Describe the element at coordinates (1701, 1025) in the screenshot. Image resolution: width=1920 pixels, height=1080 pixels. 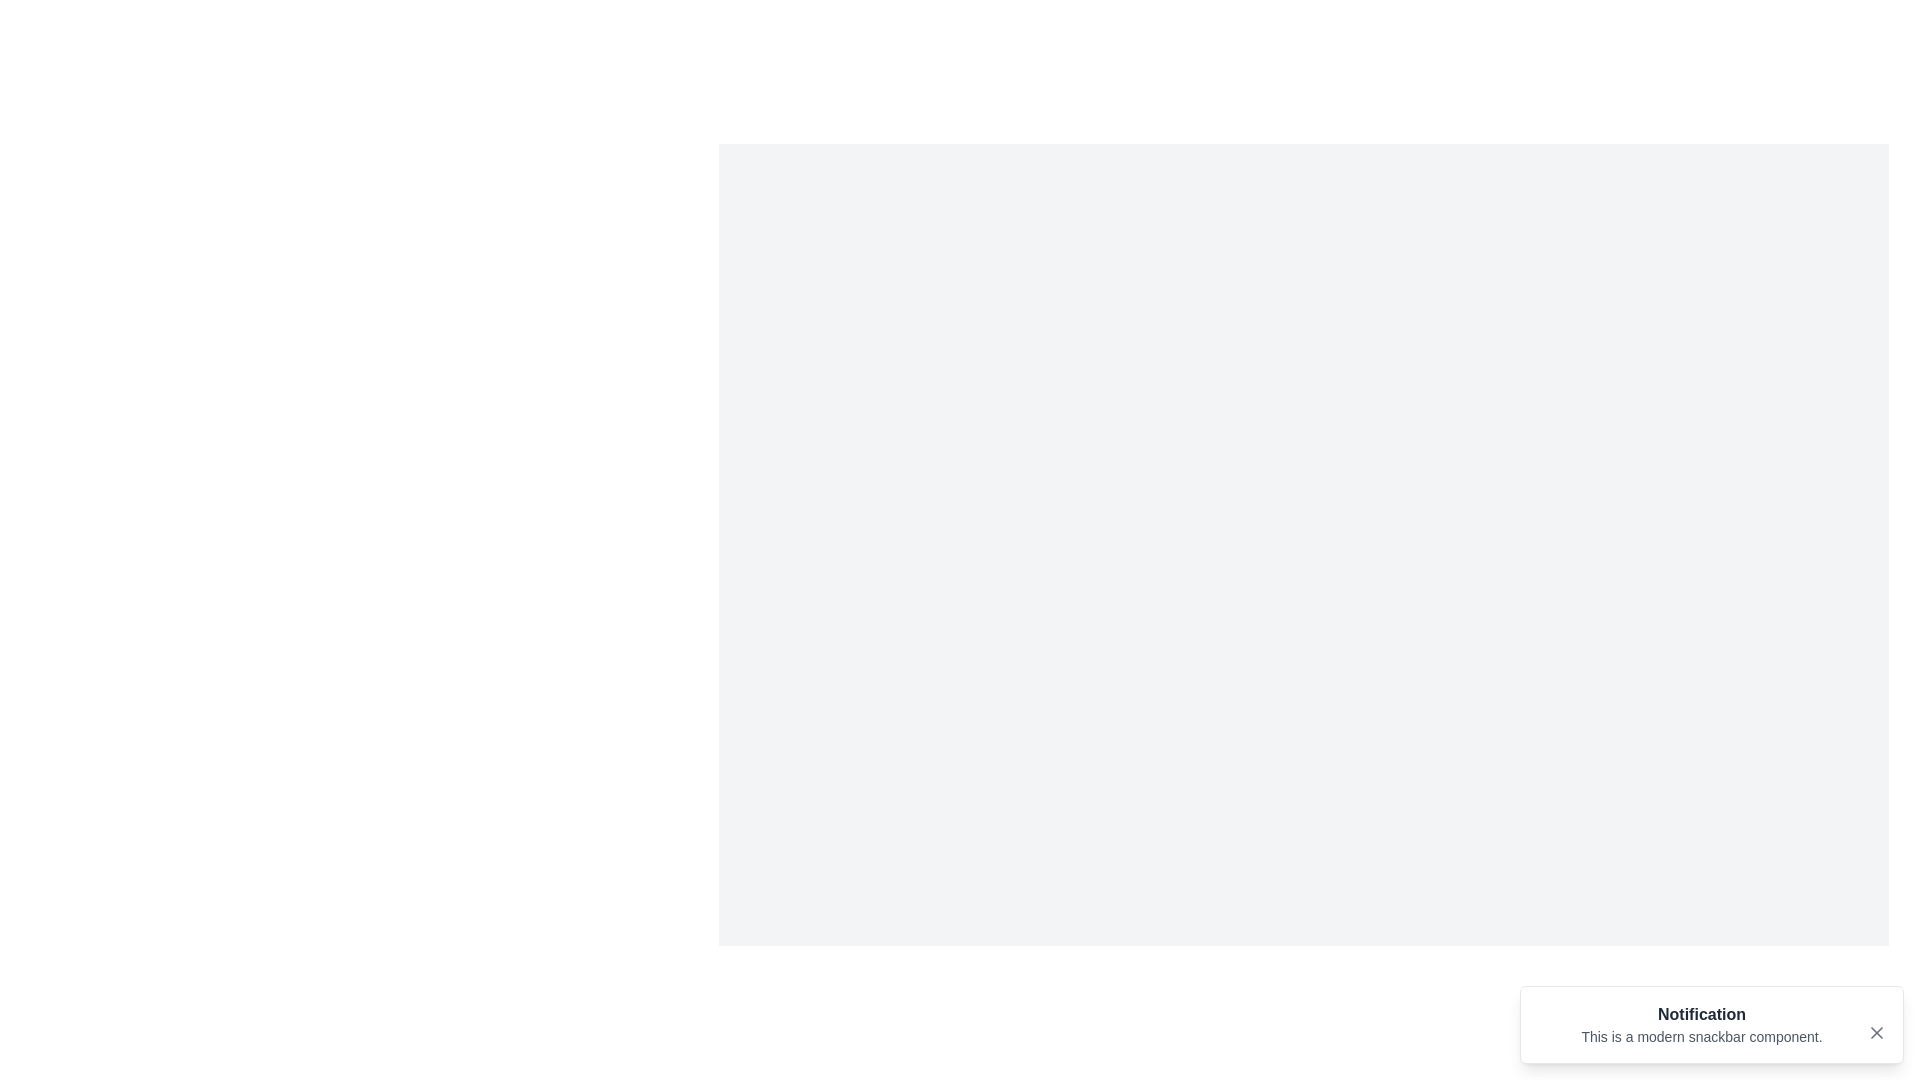
I see `the notification message displayed in the text display component, which includes the bolded text 'Notification' and the lighter text 'This is a modern snackbar component.'` at that location.